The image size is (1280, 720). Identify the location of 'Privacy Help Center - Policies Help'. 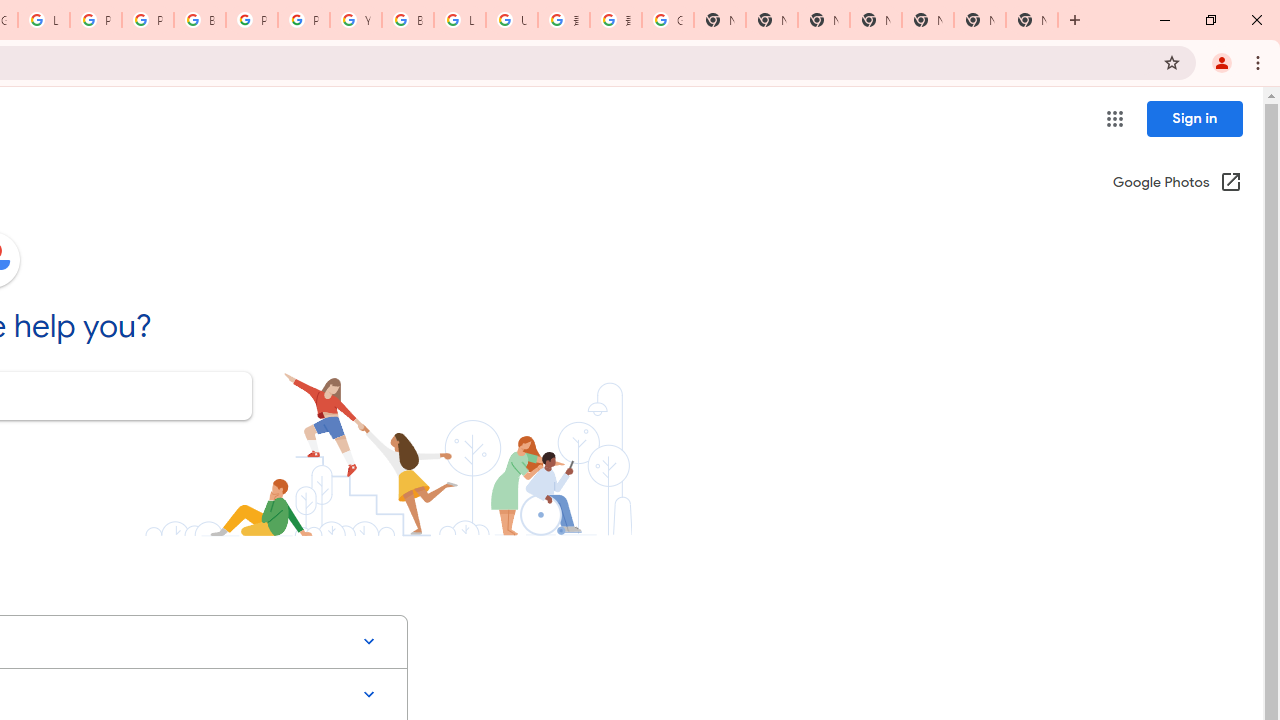
(95, 20).